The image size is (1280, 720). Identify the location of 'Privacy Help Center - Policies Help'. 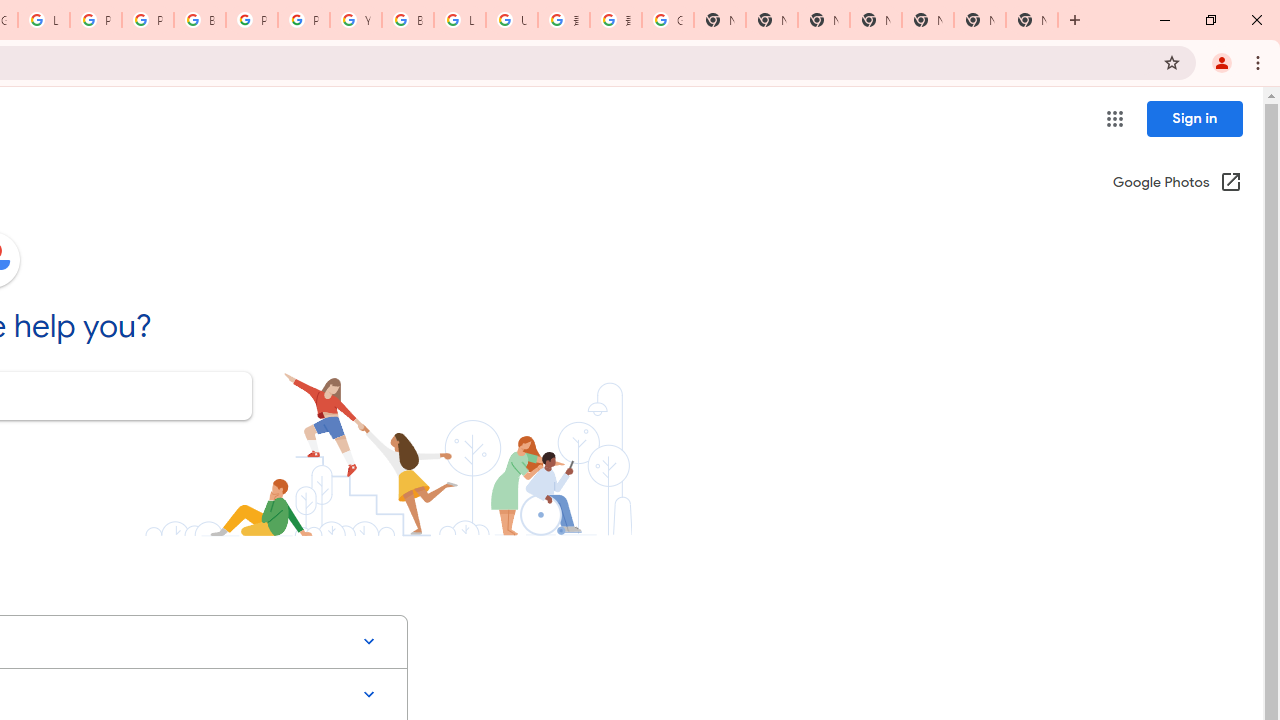
(95, 20).